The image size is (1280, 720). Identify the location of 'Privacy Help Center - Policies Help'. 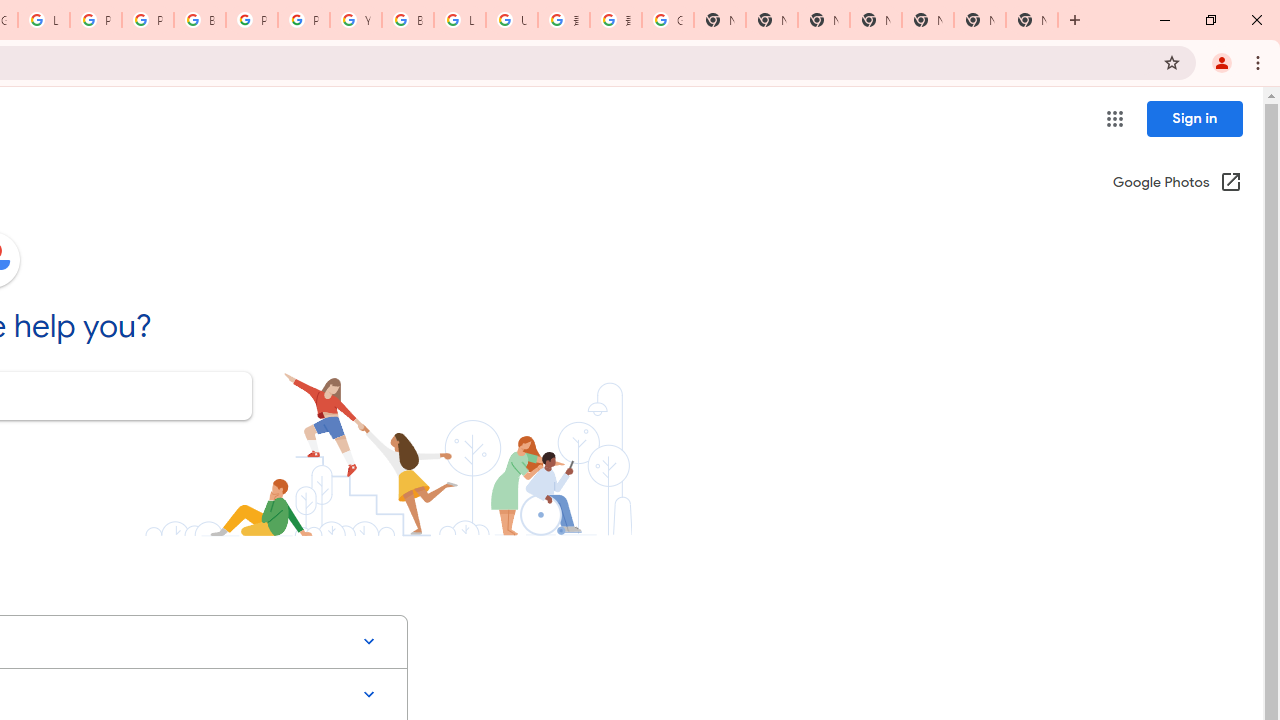
(95, 20).